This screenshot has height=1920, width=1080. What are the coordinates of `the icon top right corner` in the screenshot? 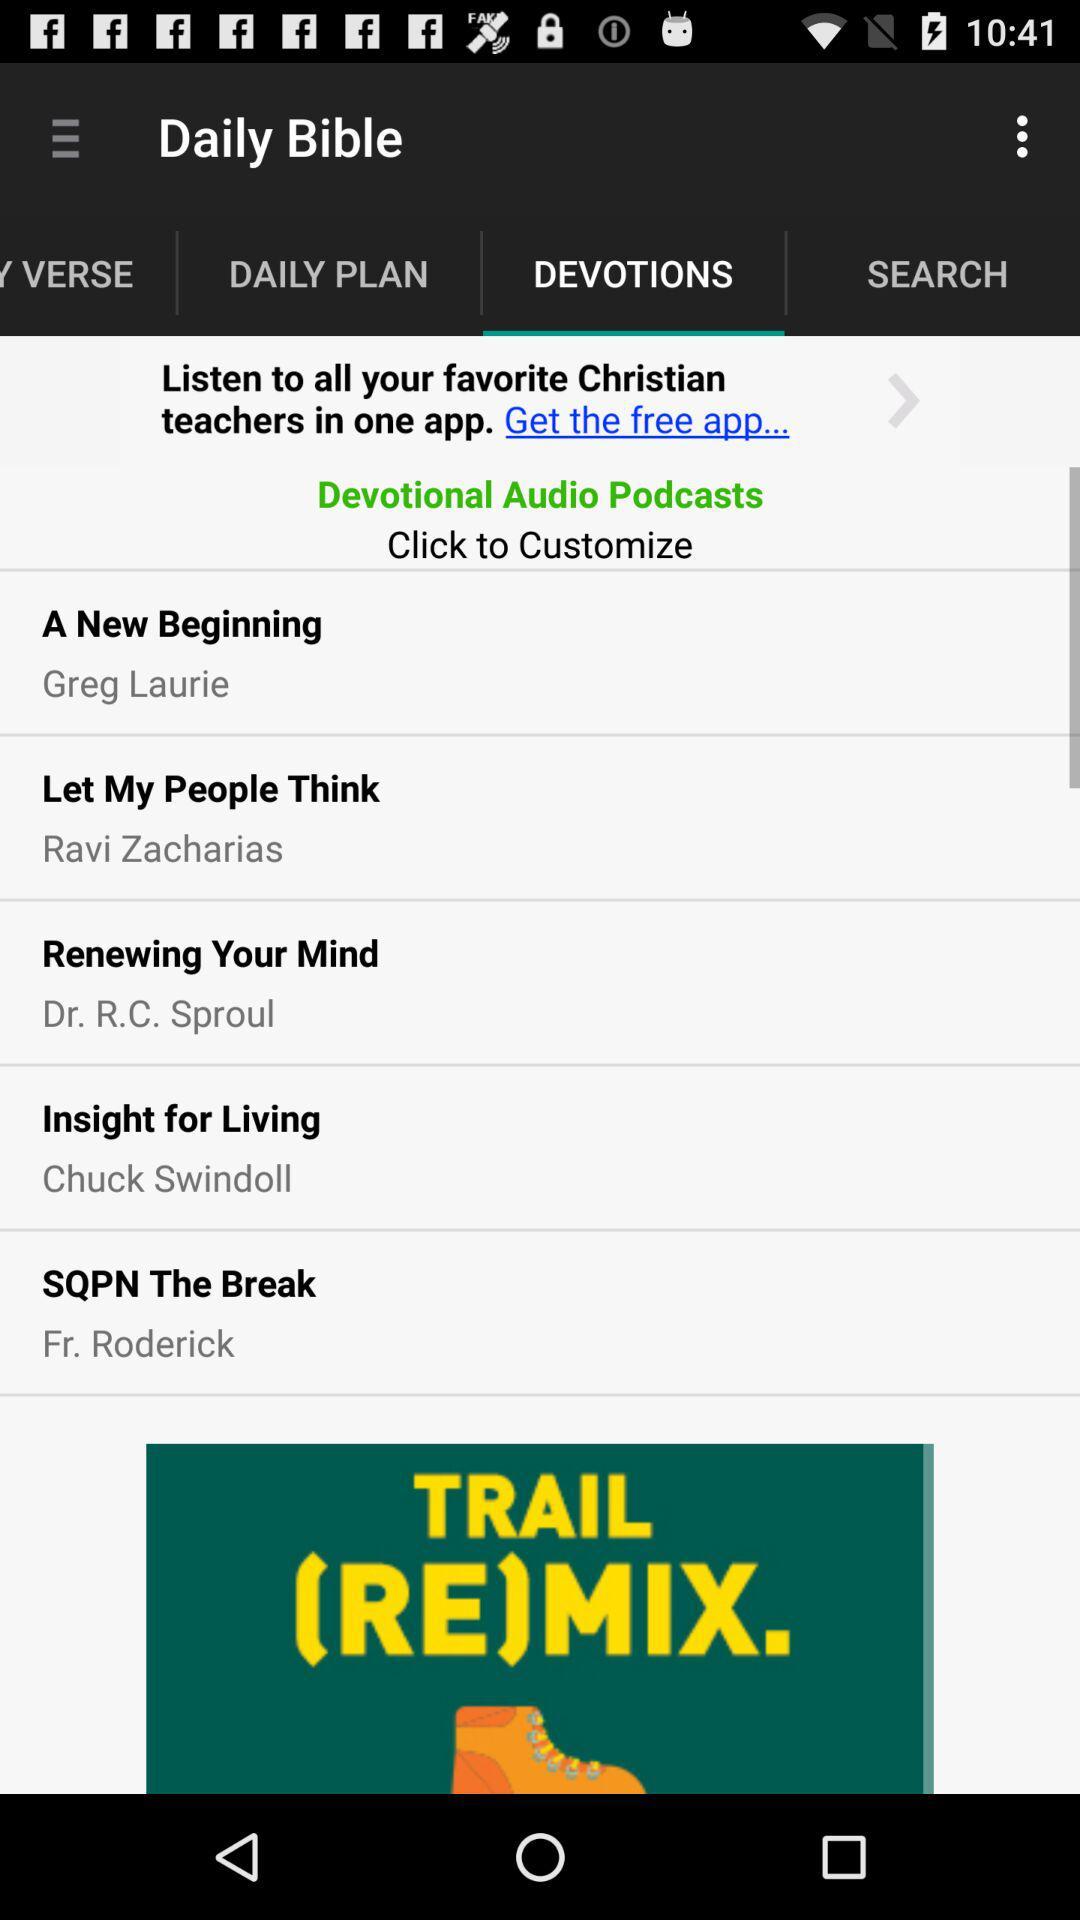 It's located at (1027, 136).